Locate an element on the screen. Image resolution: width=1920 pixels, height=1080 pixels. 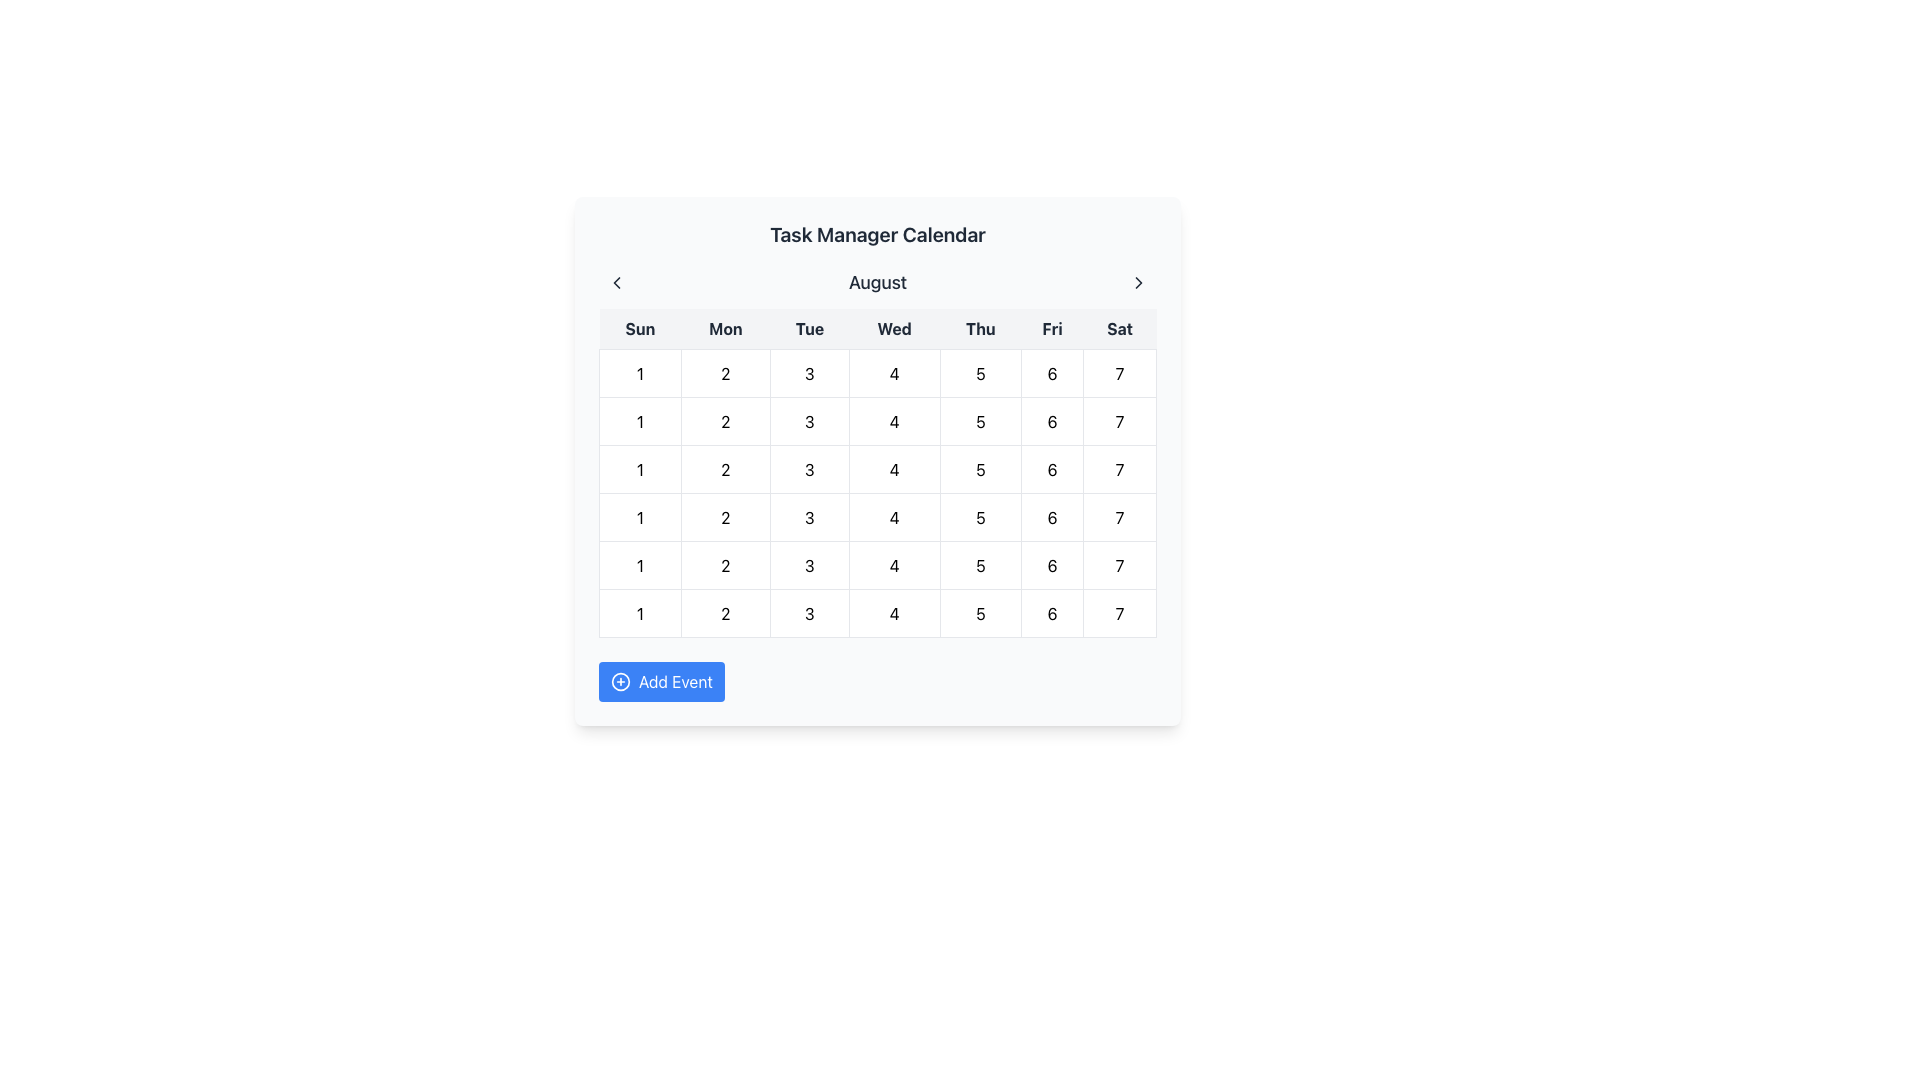
the square box representing the first calendar day, which has a white background, light-gray border, and contains the numeral '1' centered within it is located at coordinates (640, 612).